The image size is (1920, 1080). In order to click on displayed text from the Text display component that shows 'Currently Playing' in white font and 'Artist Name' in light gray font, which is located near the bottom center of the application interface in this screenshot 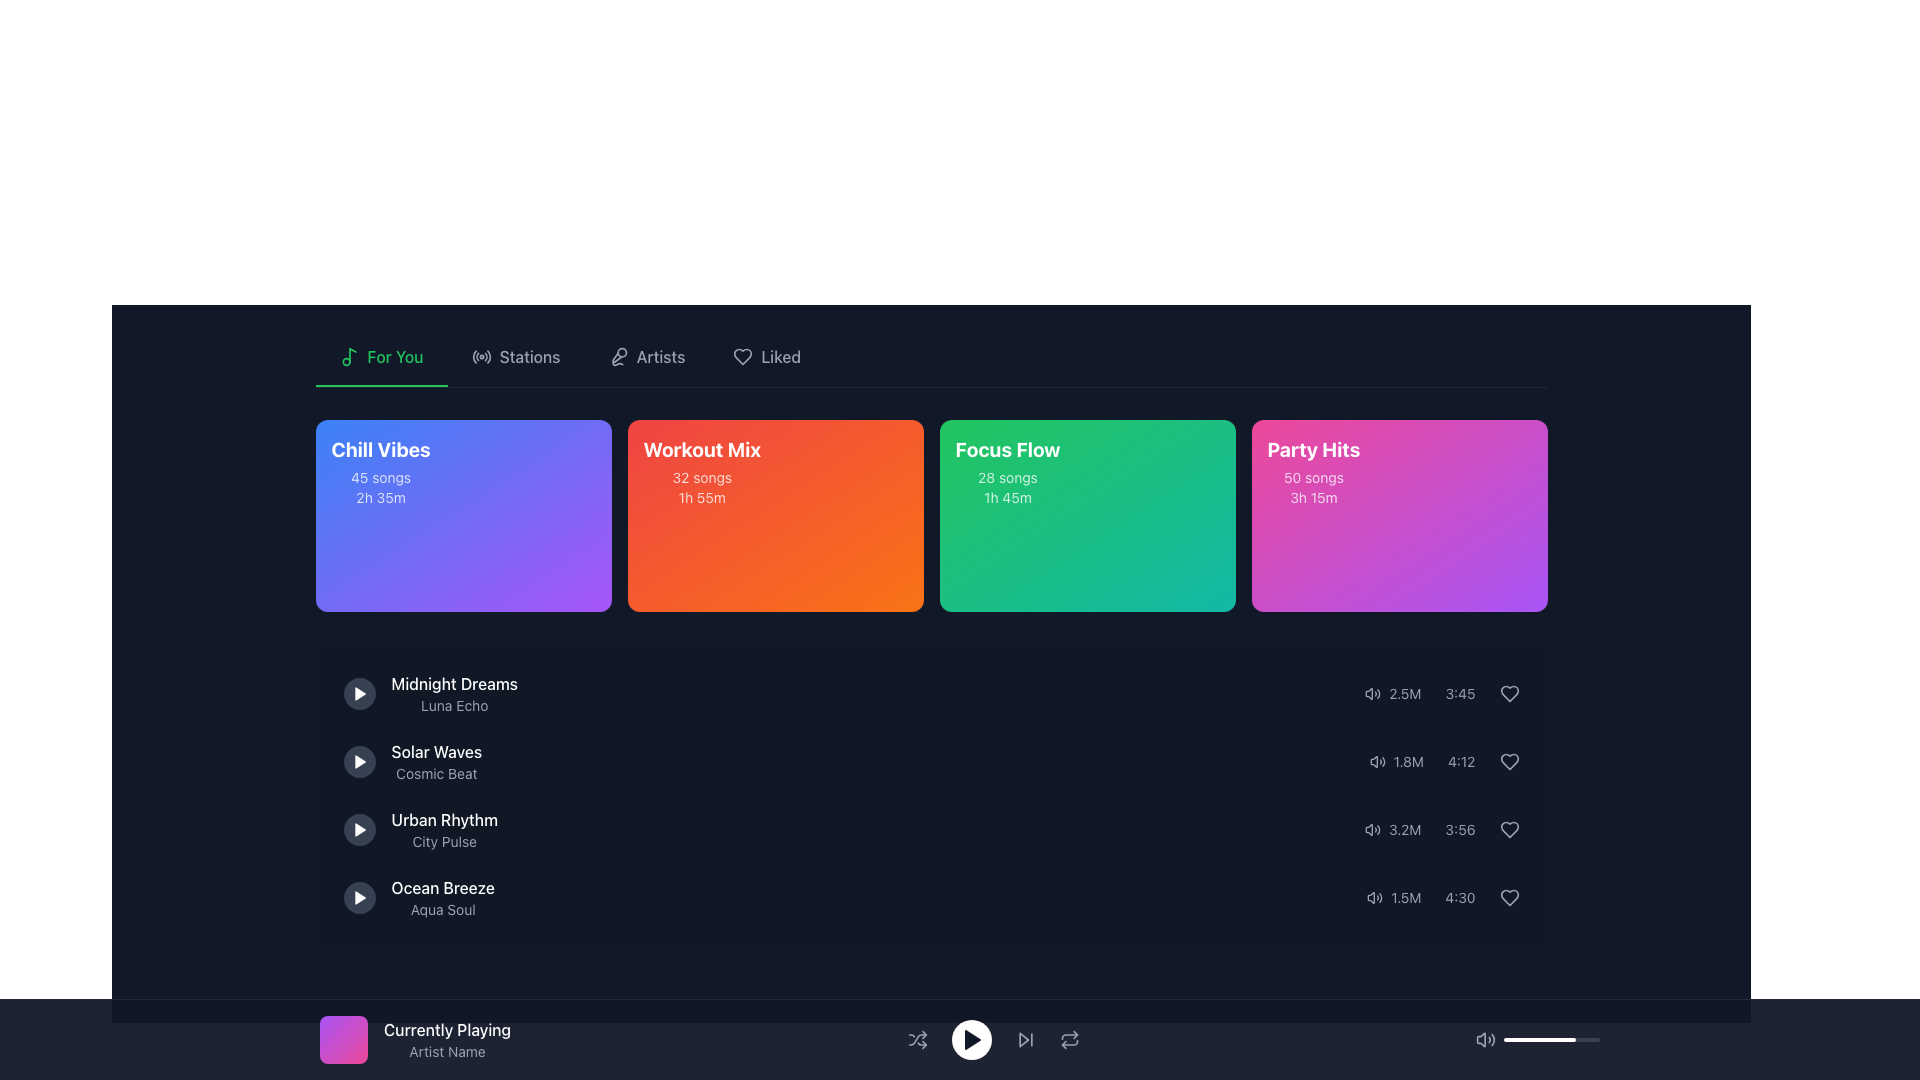, I will do `click(446, 1039)`.